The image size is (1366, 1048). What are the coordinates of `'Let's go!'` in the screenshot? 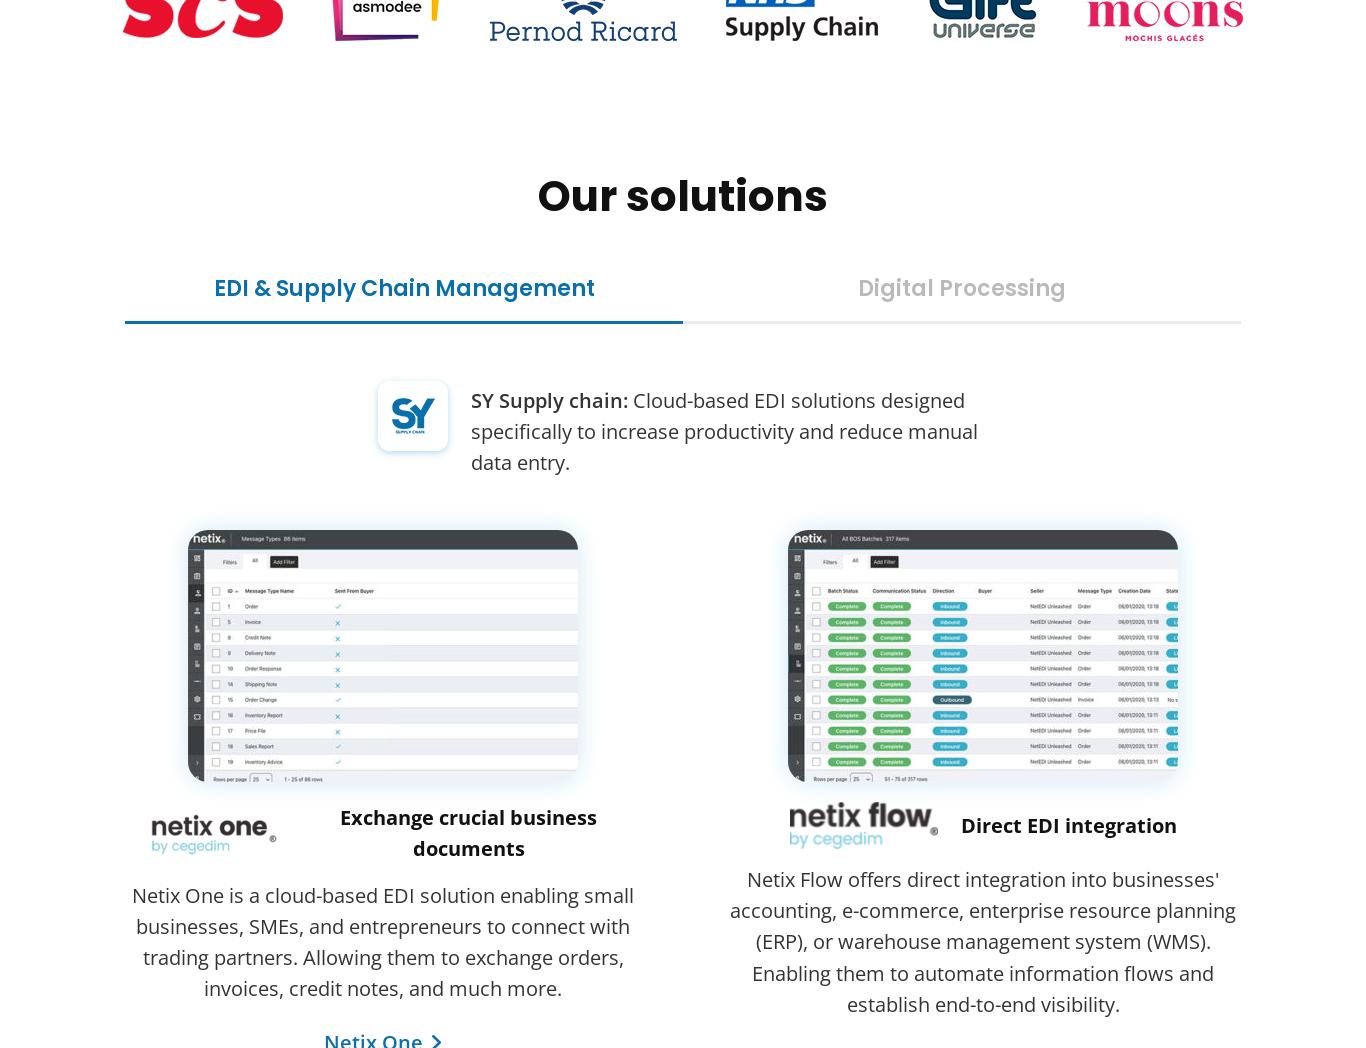 It's located at (683, 387).